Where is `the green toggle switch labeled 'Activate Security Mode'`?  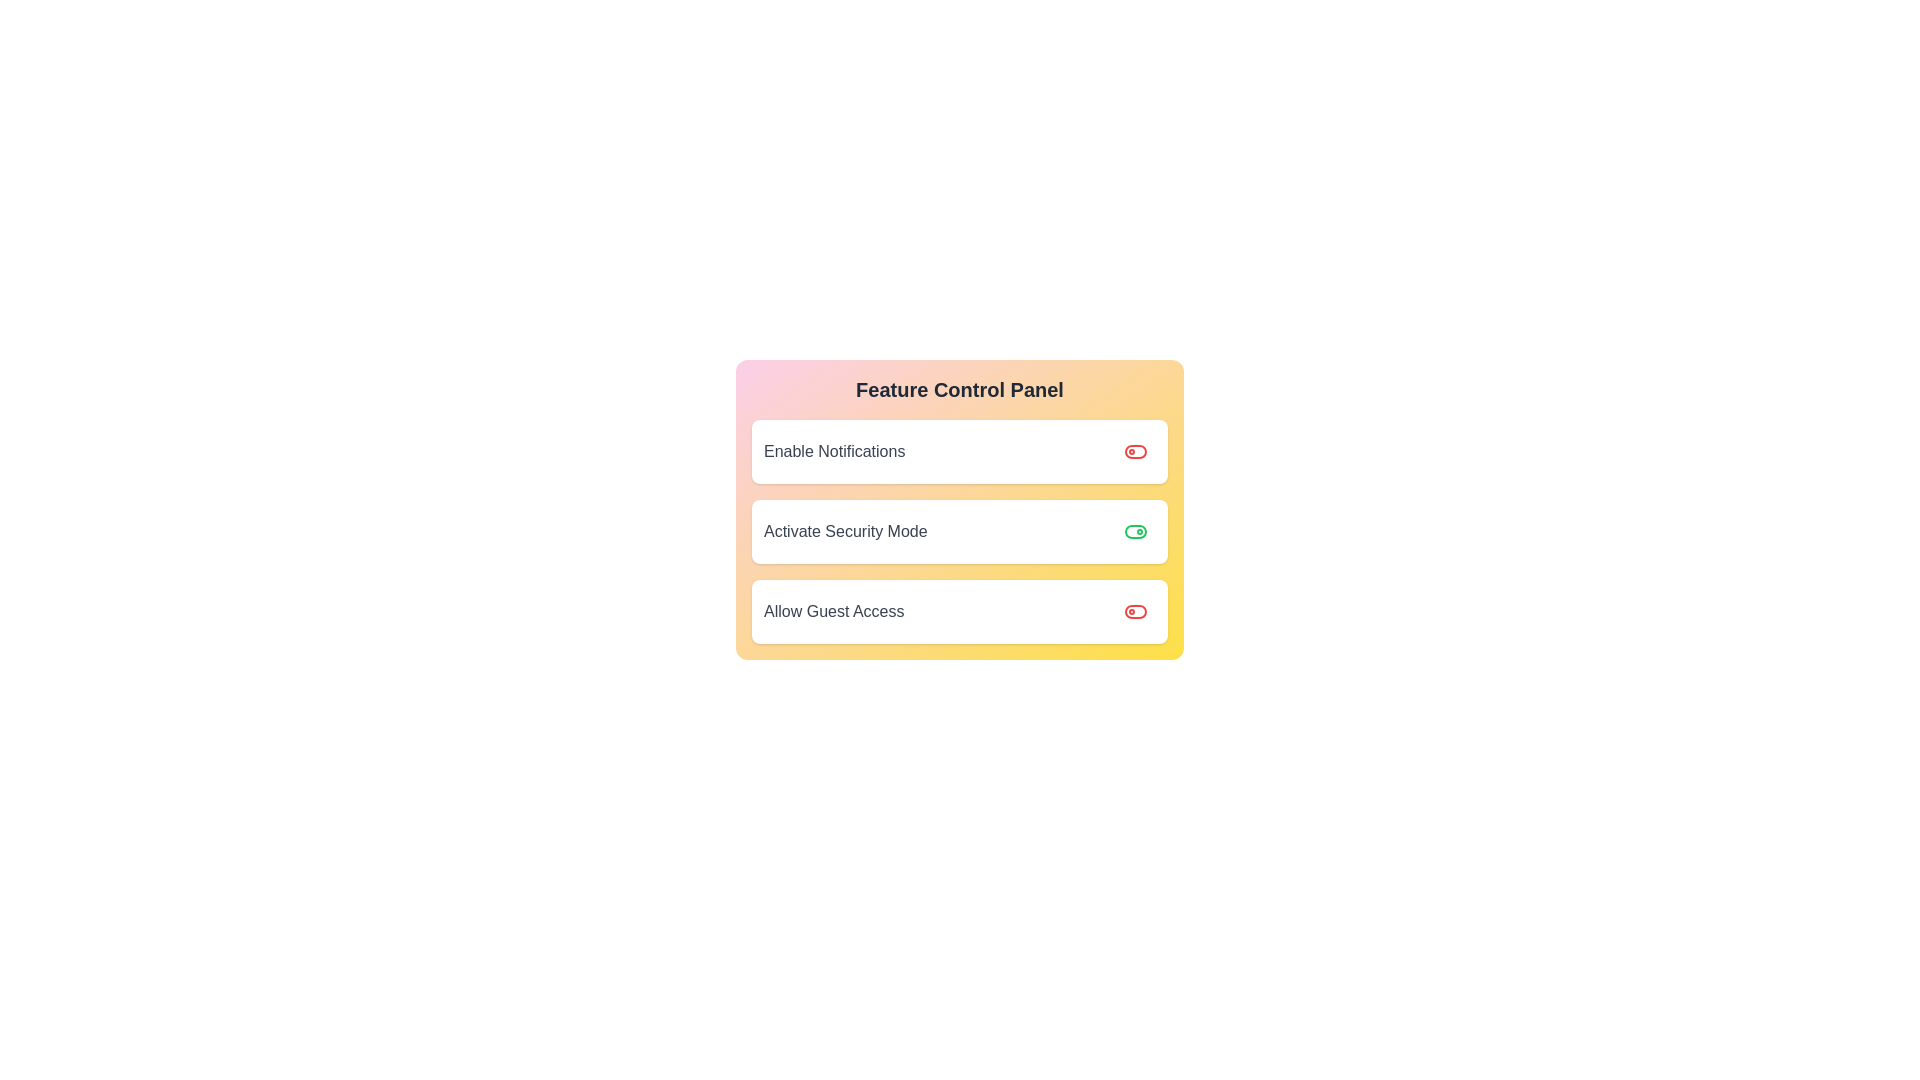
the green toggle switch labeled 'Activate Security Mode' is located at coordinates (1136, 531).